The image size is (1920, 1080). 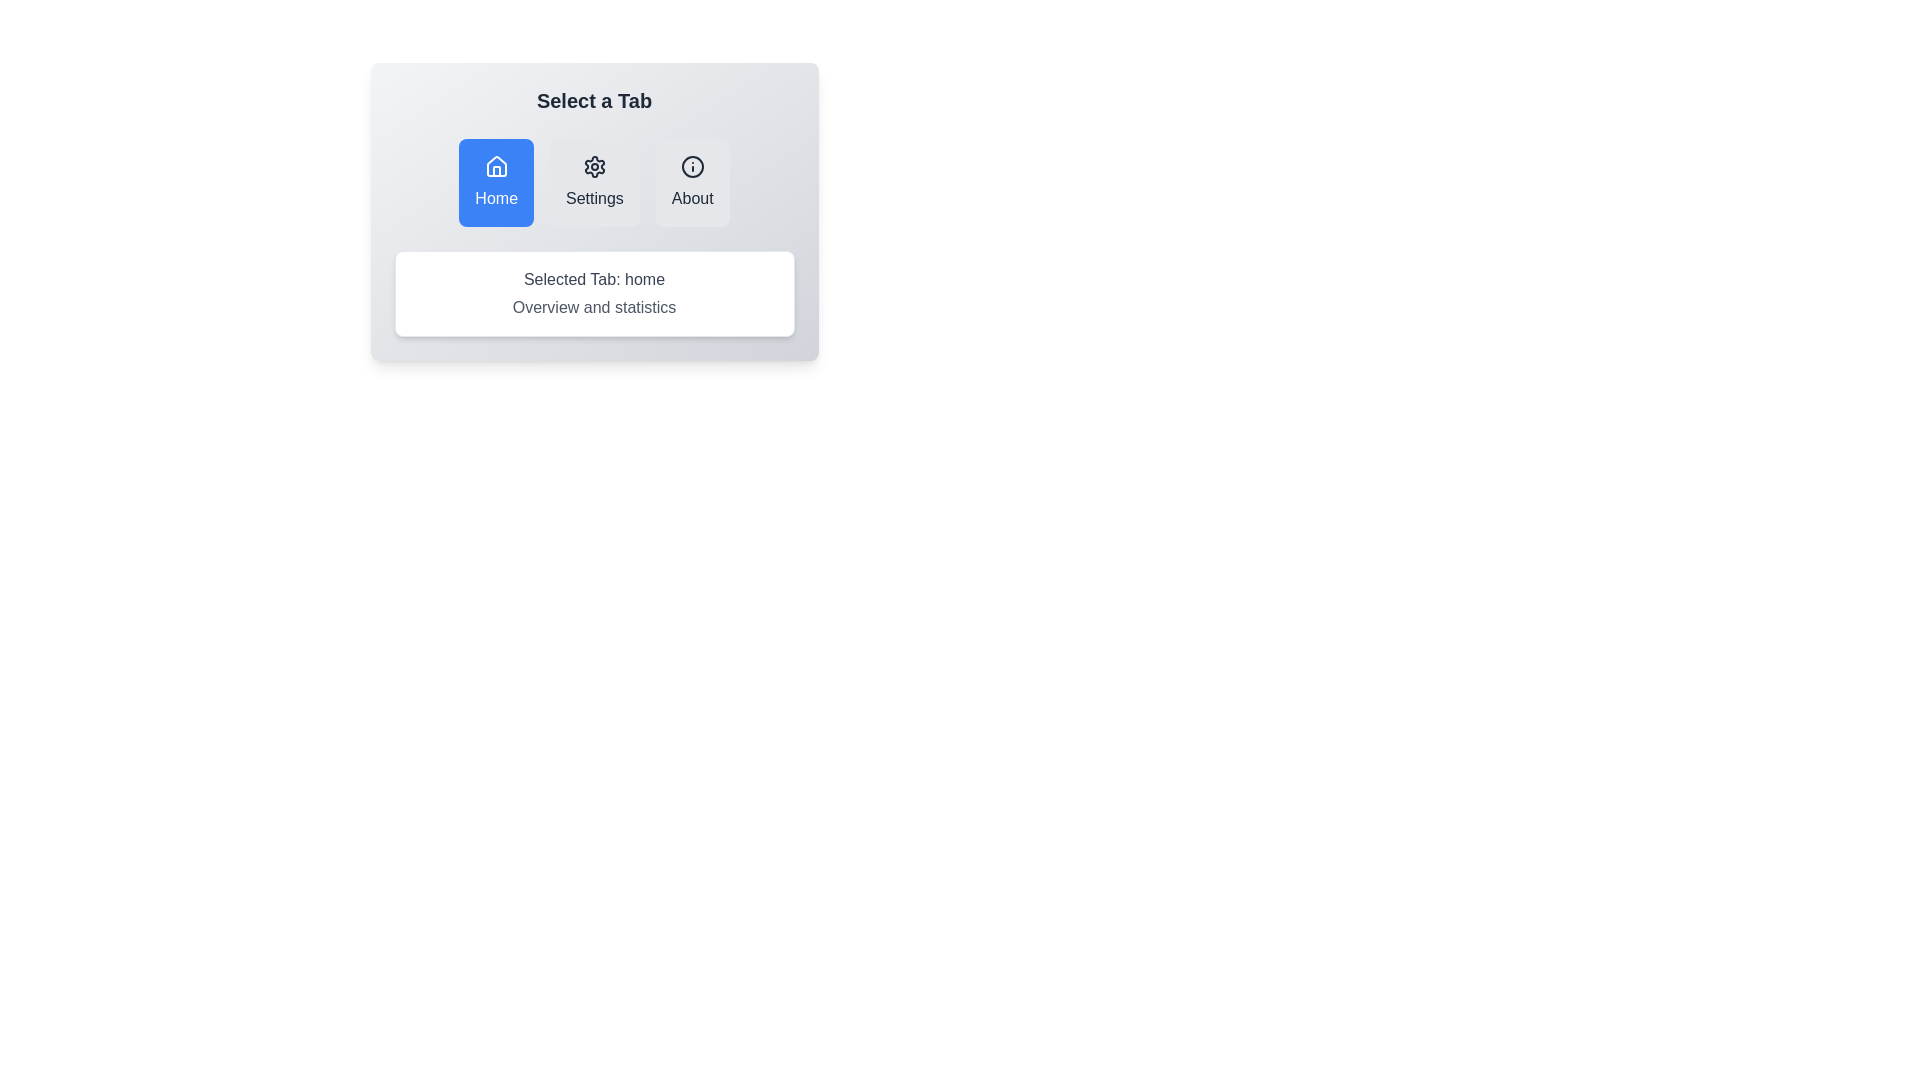 What do you see at coordinates (496, 182) in the screenshot?
I see `the tab labeled Home to observe its hover effect` at bounding box center [496, 182].